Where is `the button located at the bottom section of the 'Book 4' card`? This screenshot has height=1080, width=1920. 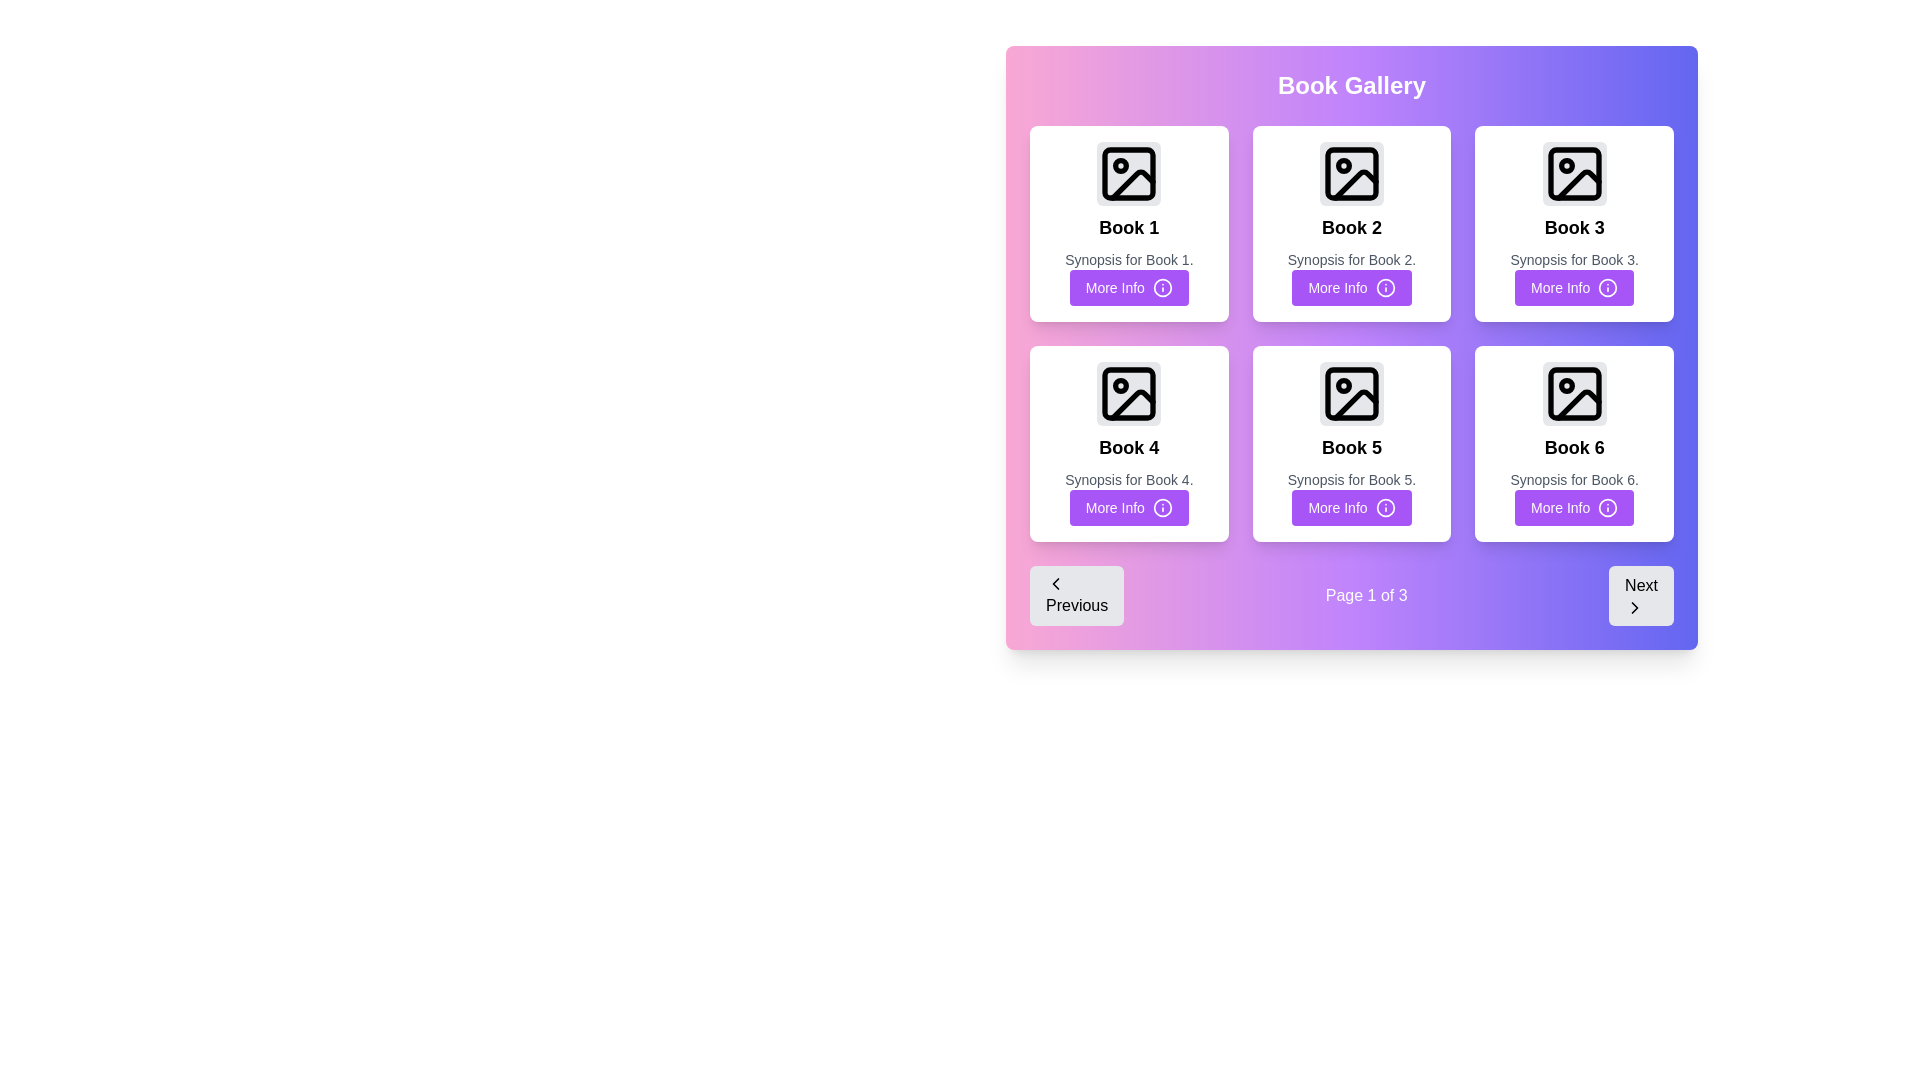
the button located at the bottom section of the 'Book 4' card is located at coordinates (1129, 507).